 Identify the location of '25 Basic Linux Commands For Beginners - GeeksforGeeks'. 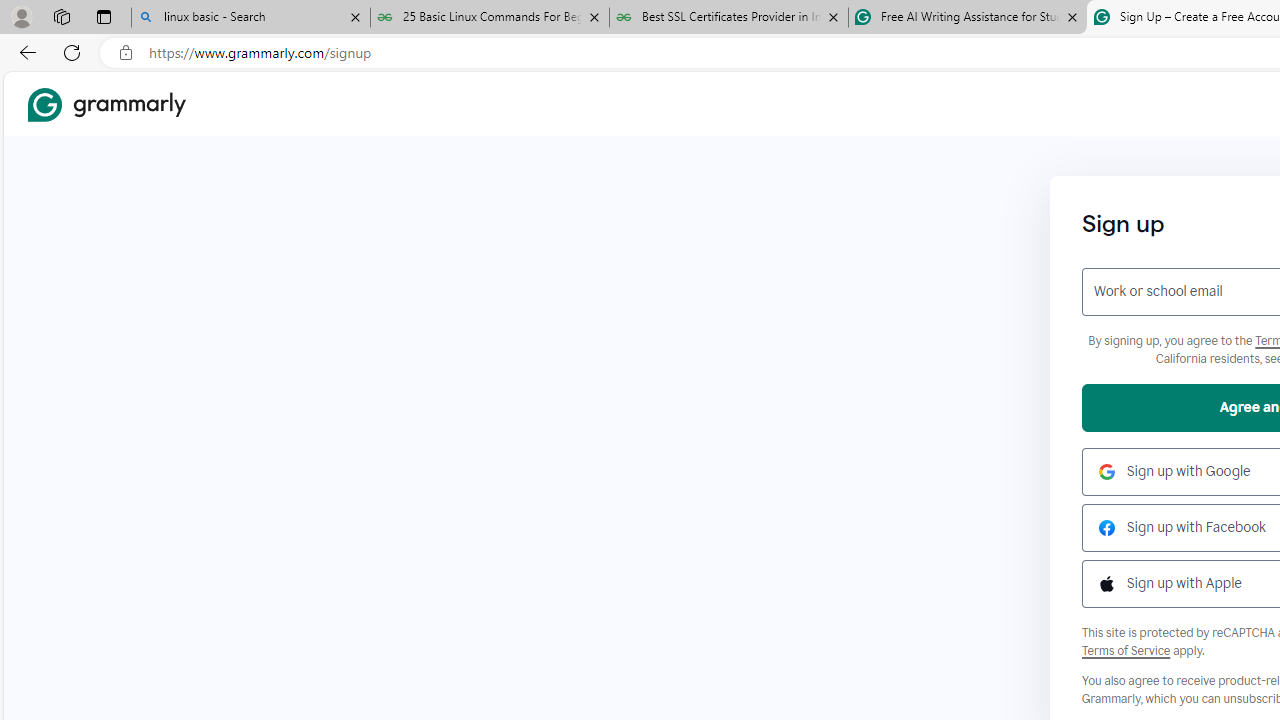
(490, 17).